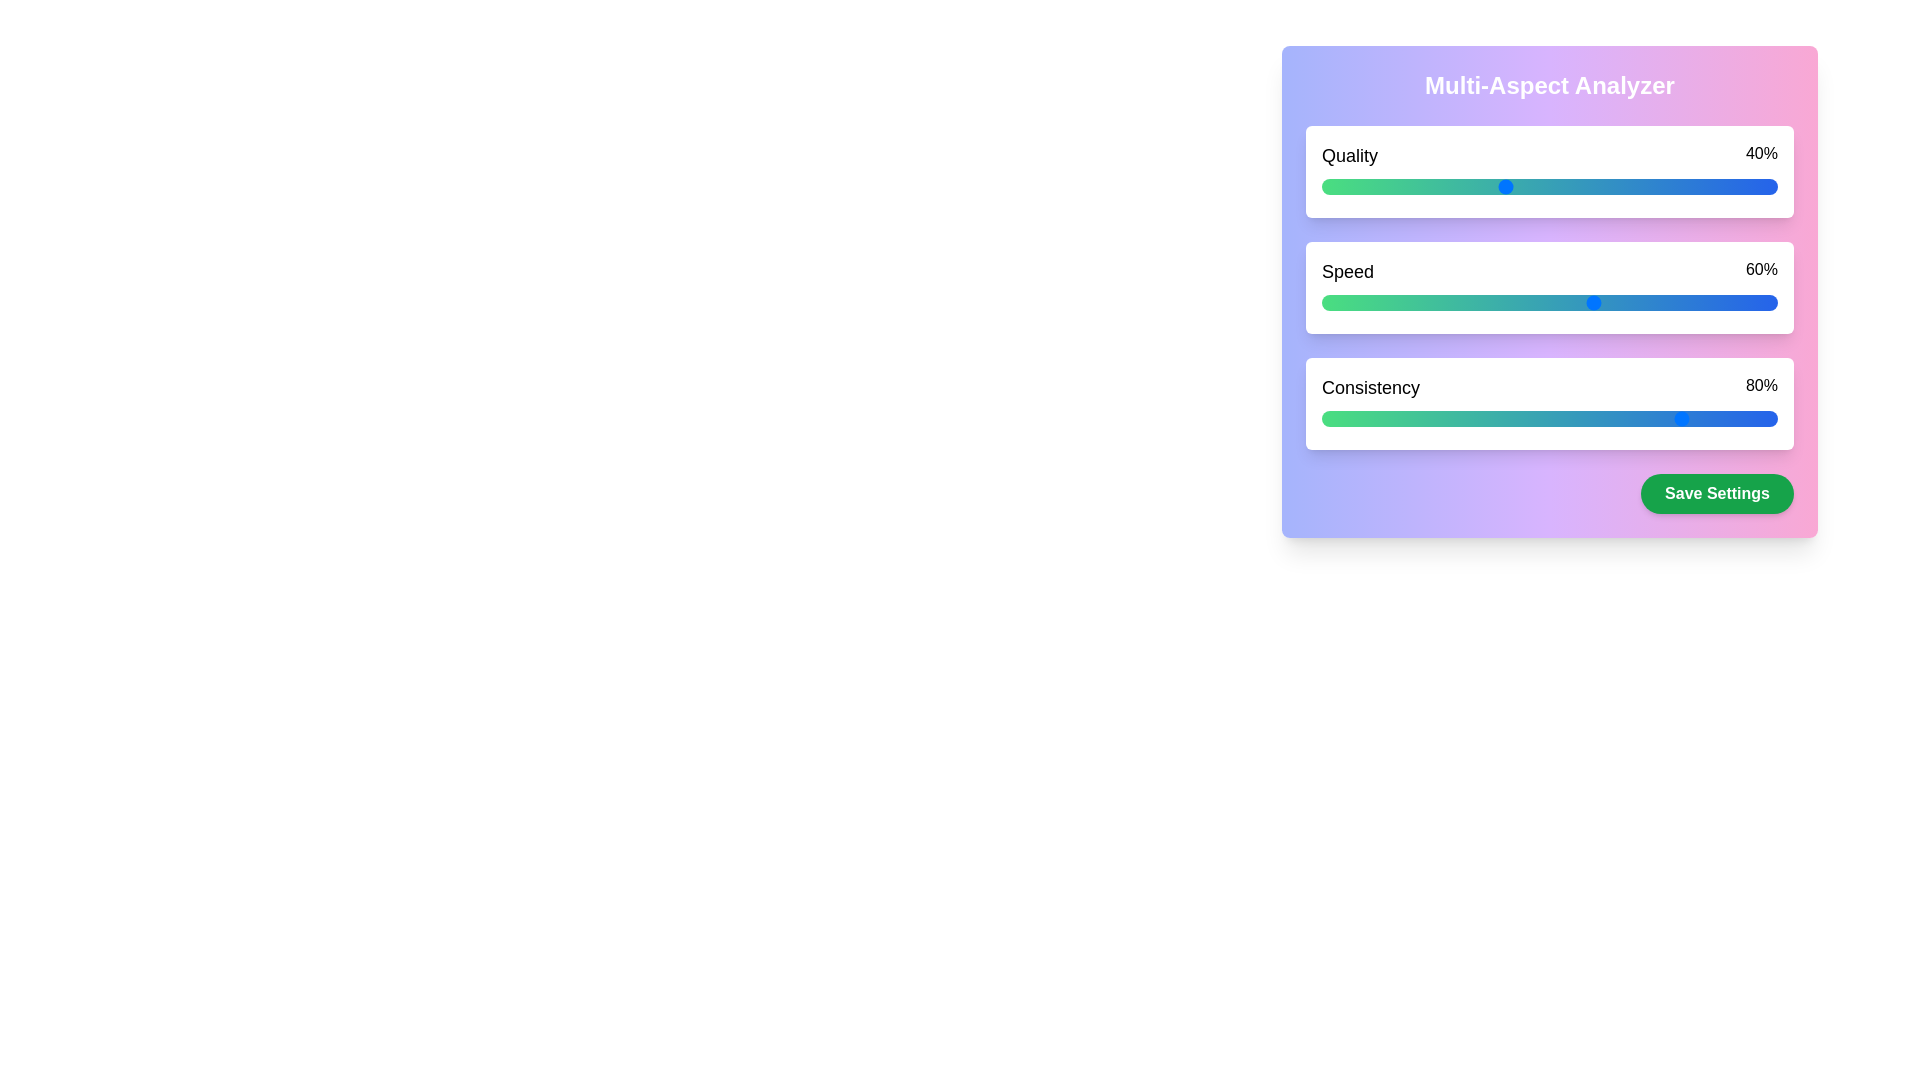 The height and width of the screenshot is (1080, 1920). What do you see at coordinates (1535, 186) in the screenshot?
I see `quality` at bounding box center [1535, 186].